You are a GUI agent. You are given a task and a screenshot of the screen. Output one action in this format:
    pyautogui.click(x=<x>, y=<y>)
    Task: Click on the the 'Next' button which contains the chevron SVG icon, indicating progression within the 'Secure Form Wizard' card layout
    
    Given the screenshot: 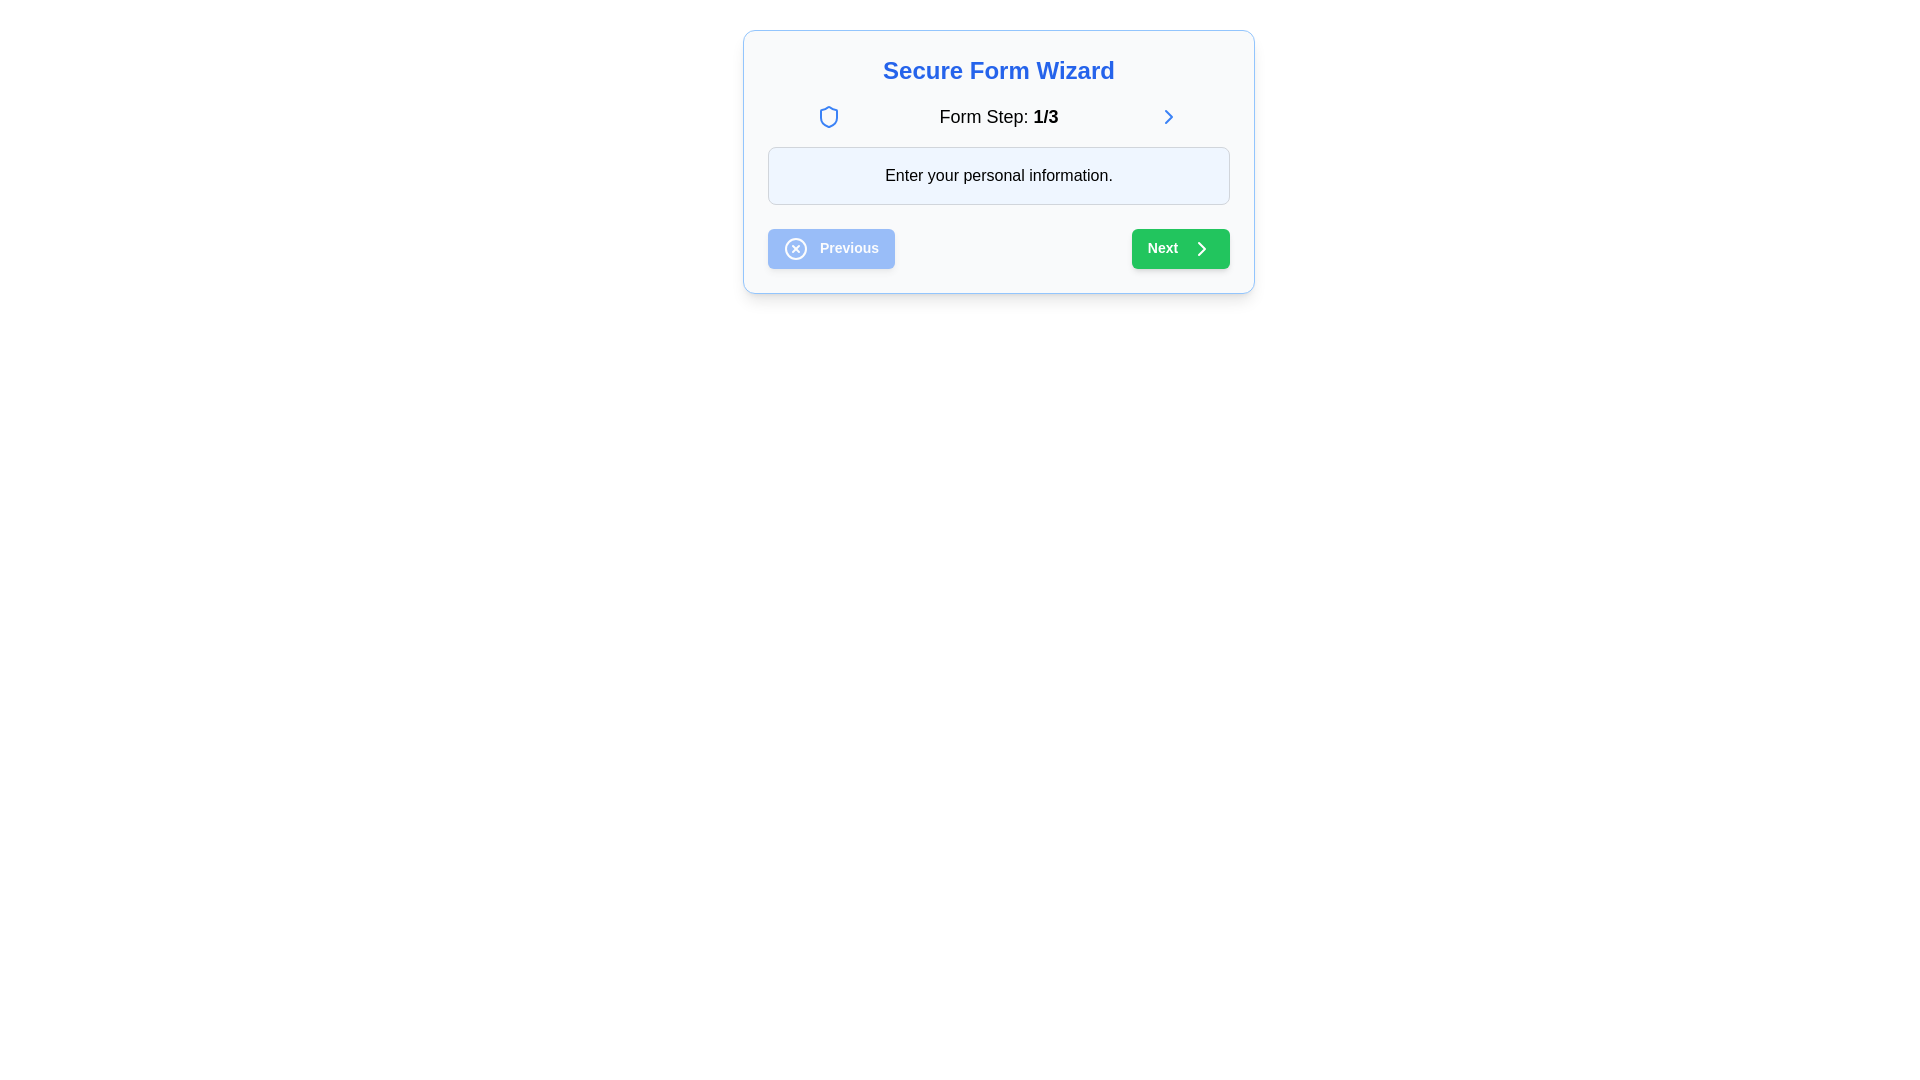 What is the action you would take?
    pyautogui.click(x=1200, y=248)
    